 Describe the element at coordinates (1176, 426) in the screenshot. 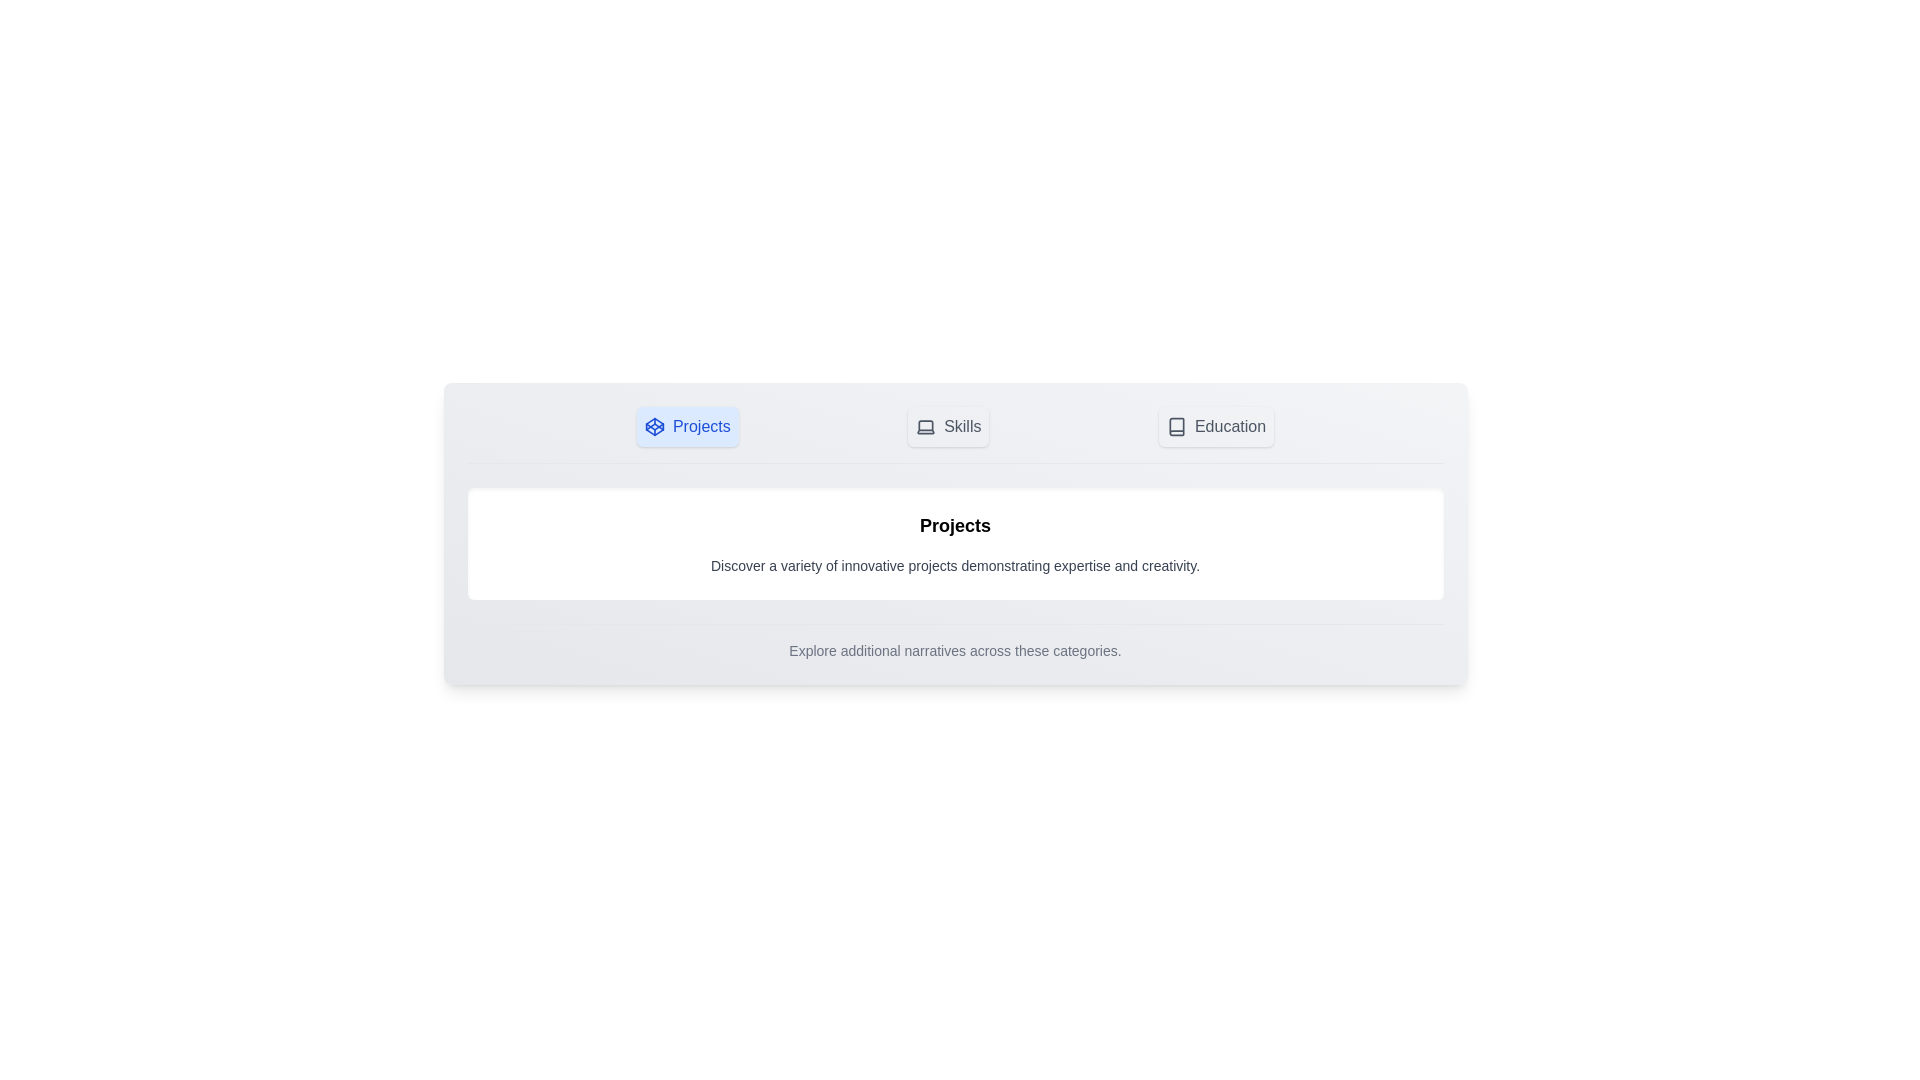

I see `the 'Education' button by clicking on the book icon to navigate or trigger an action` at that location.